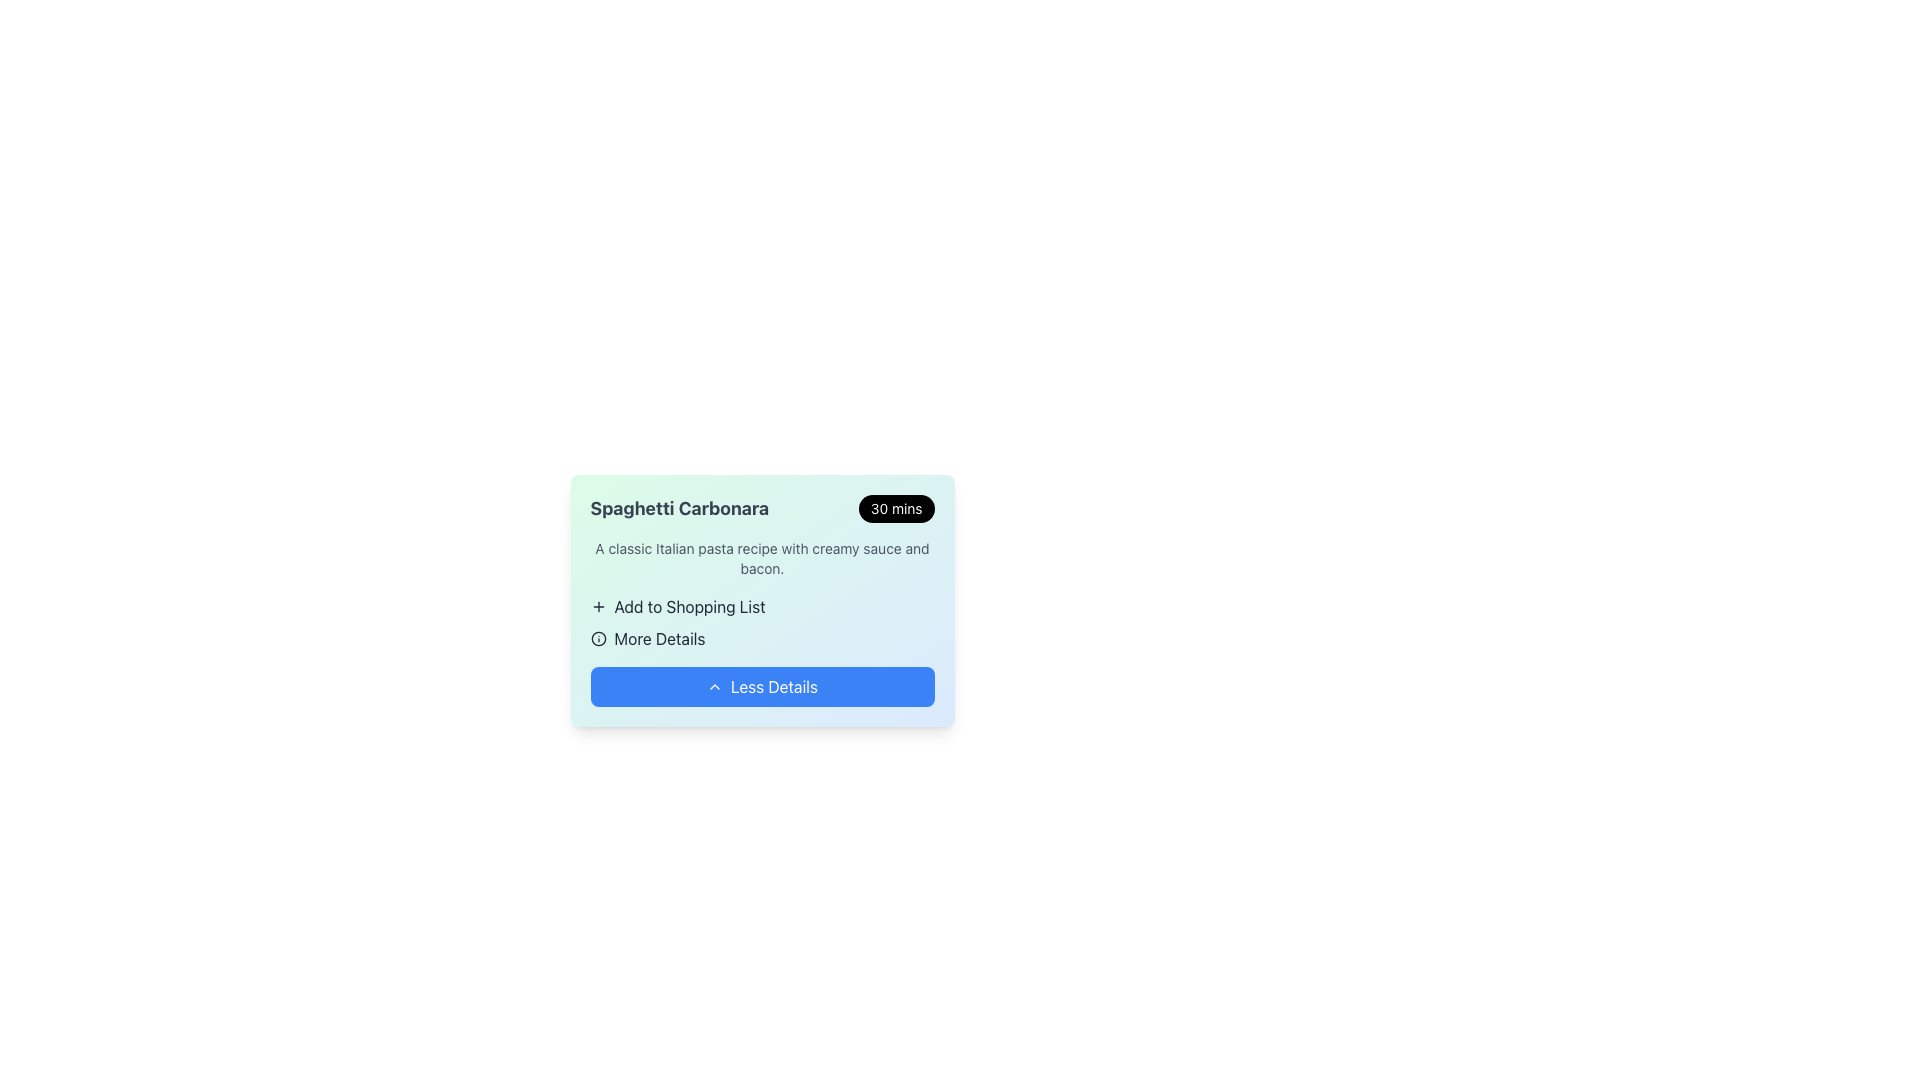 The image size is (1920, 1080). What do you see at coordinates (597, 639) in the screenshot?
I see `the informational indicator icon located in the 'More Details' section, positioned to the left of the text 'More Details', using keyboard navigation` at bounding box center [597, 639].